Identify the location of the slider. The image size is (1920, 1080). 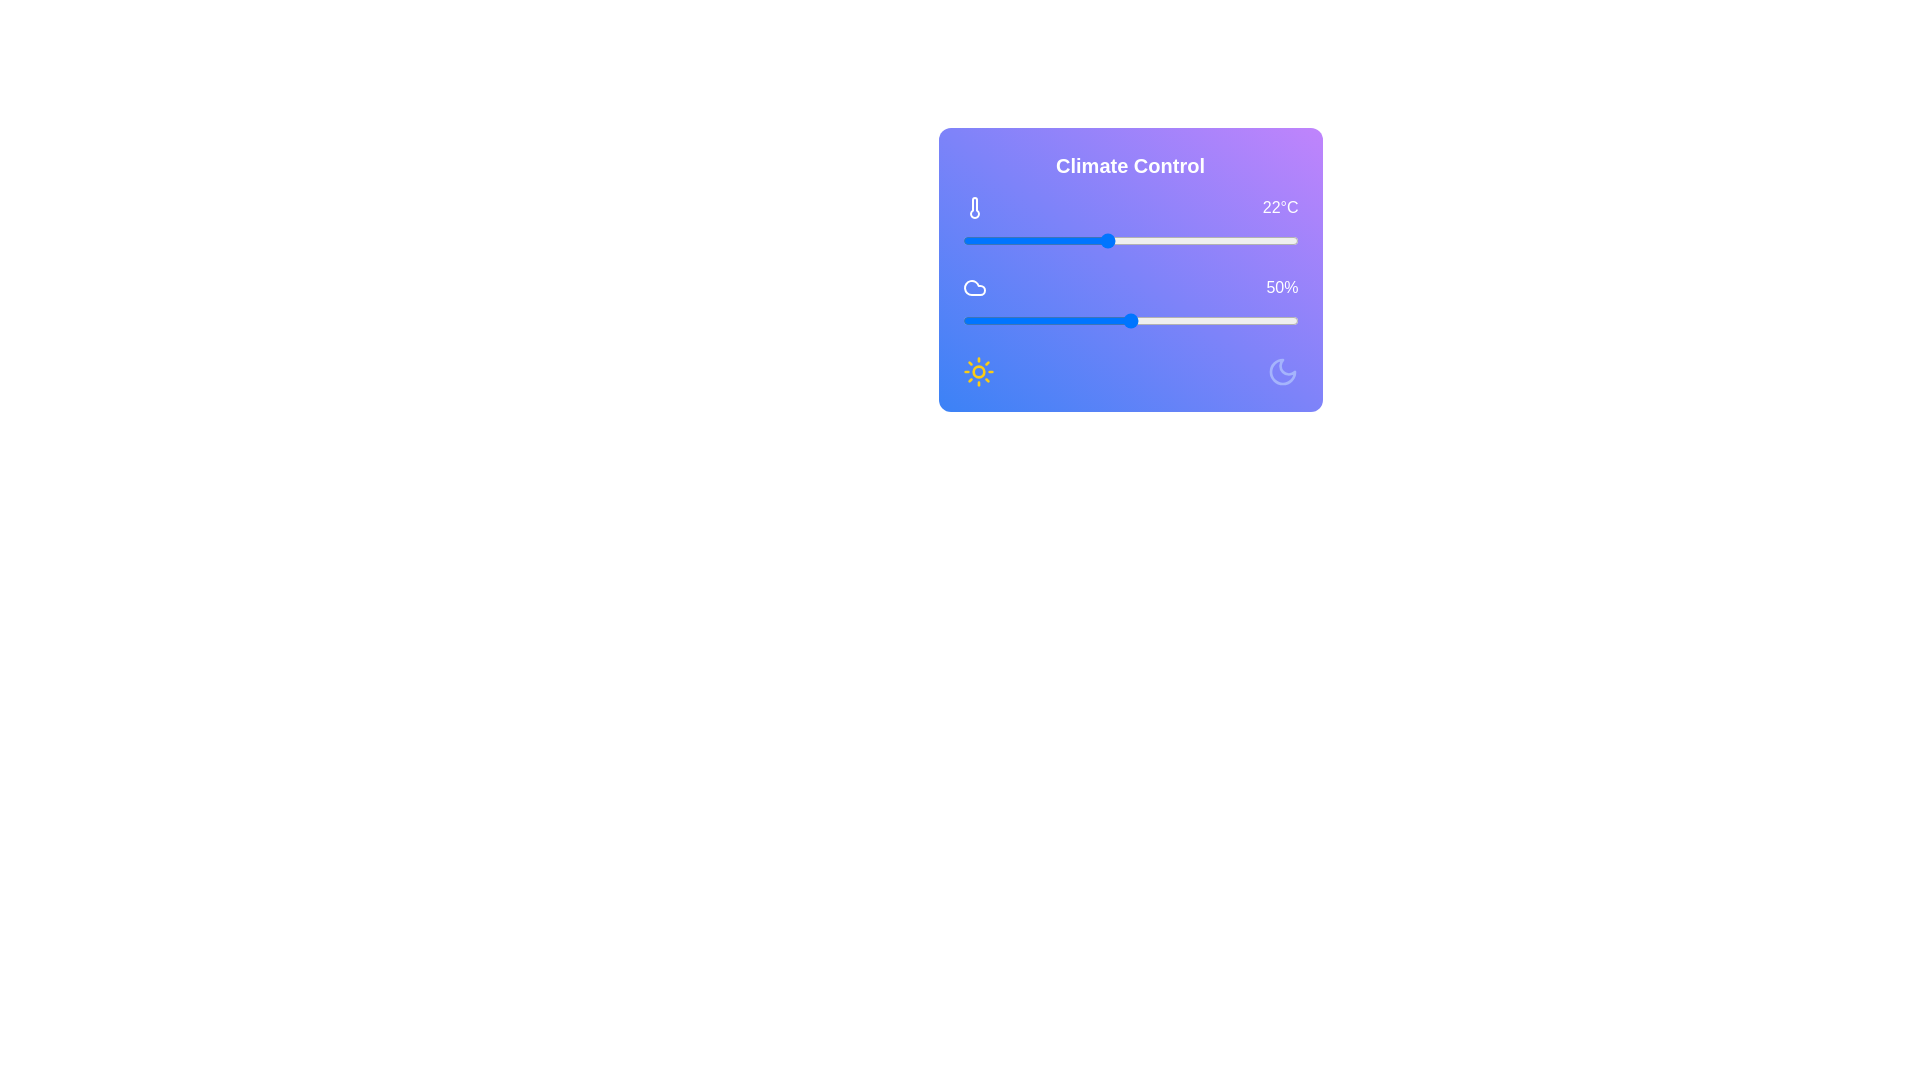
(1147, 319).